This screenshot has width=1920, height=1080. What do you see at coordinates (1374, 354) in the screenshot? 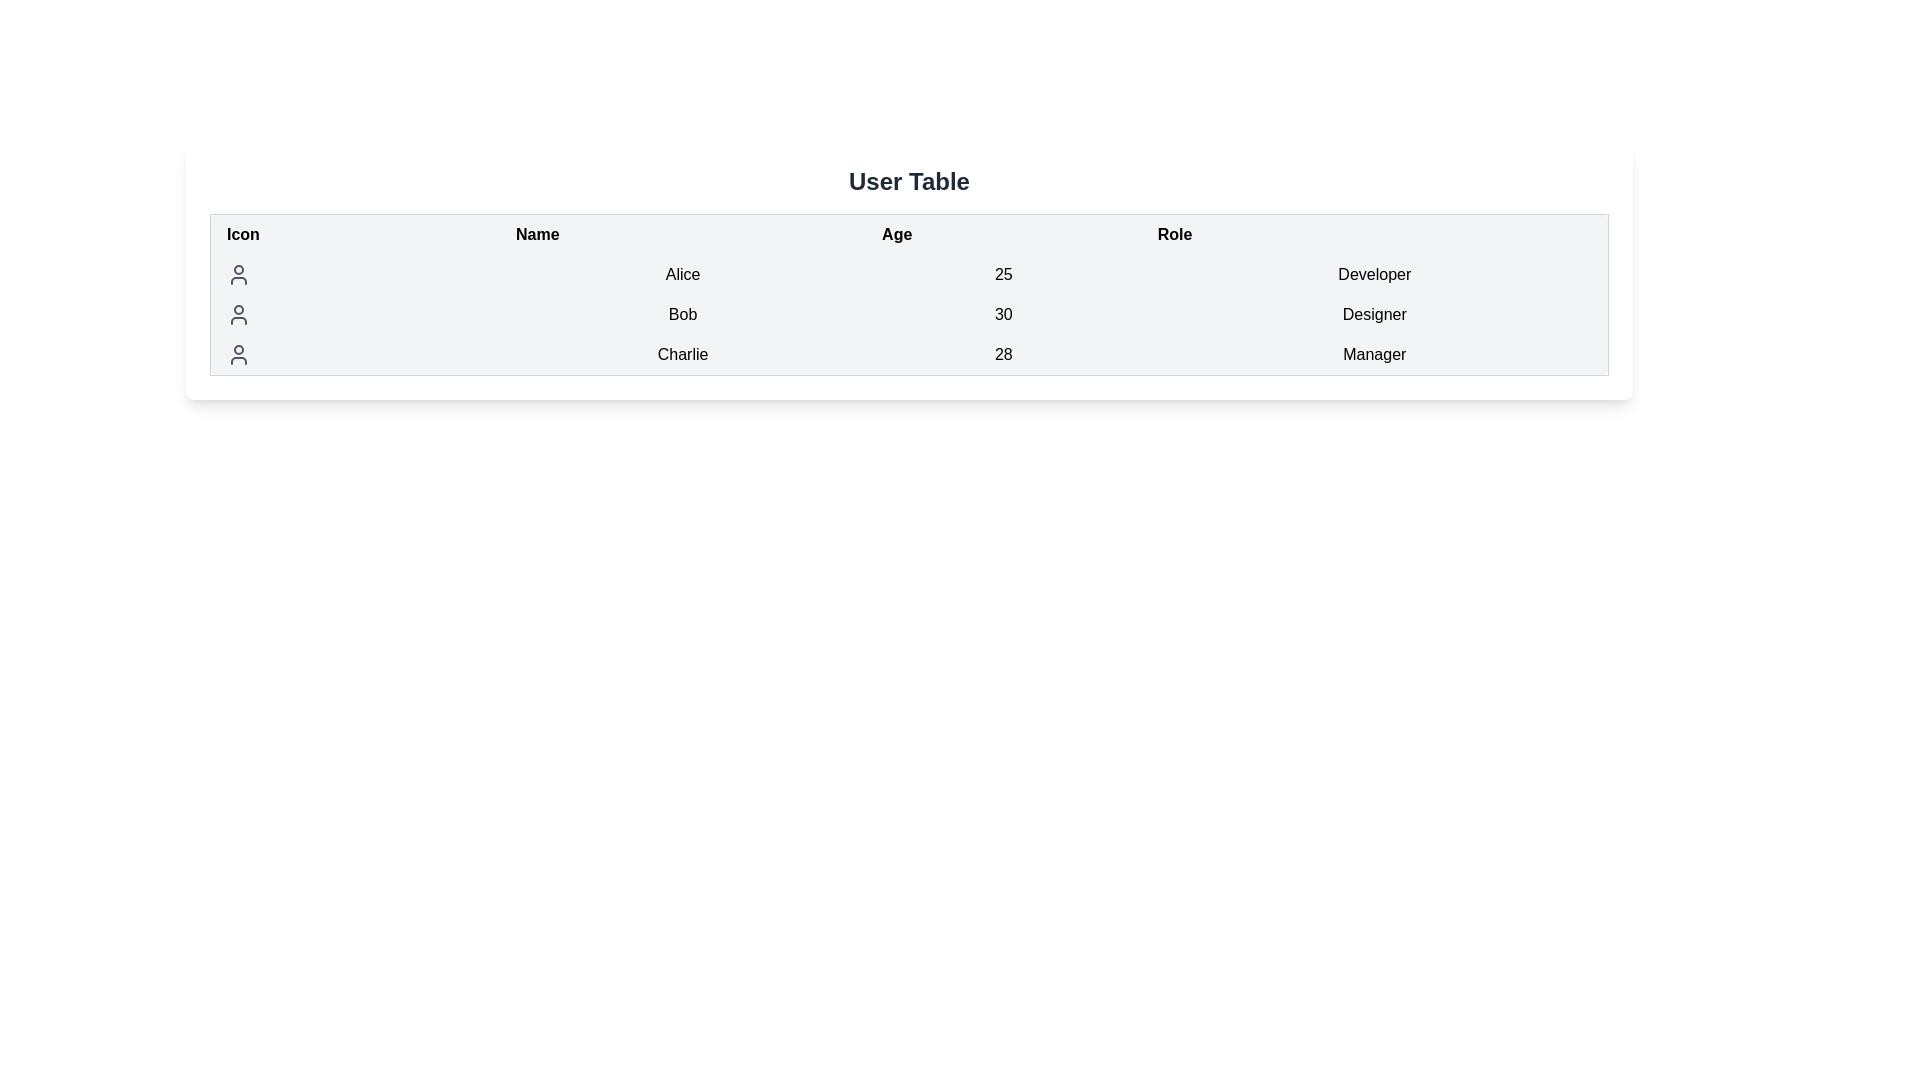
I see `the non-interactive Text label displaying the role associated with the user 'Charlie', located in the third row of the table under the 'Role' column` at bounding box center [1374, 354].